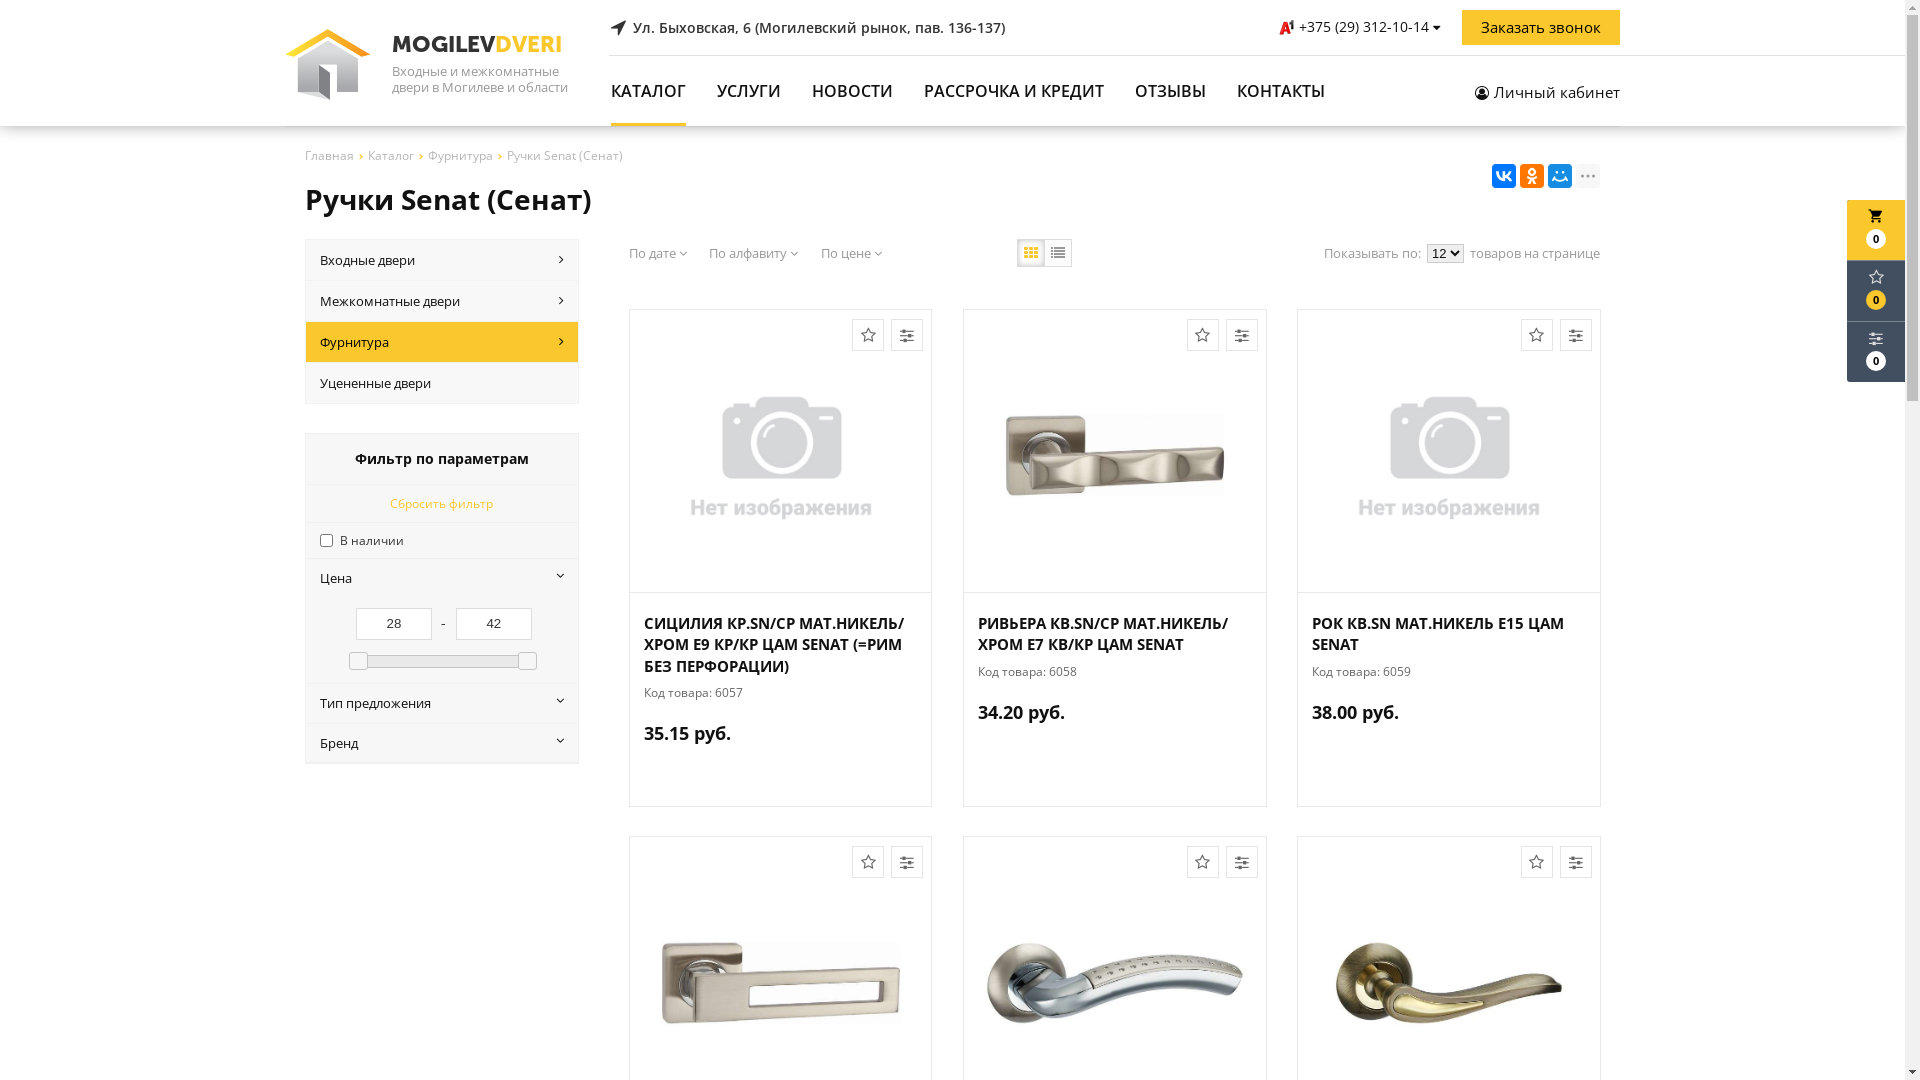  What do you see at coordinates (1875, 229) in the screenshot?
I see `'local_grocery_store` at bounding box center [1875, 229].